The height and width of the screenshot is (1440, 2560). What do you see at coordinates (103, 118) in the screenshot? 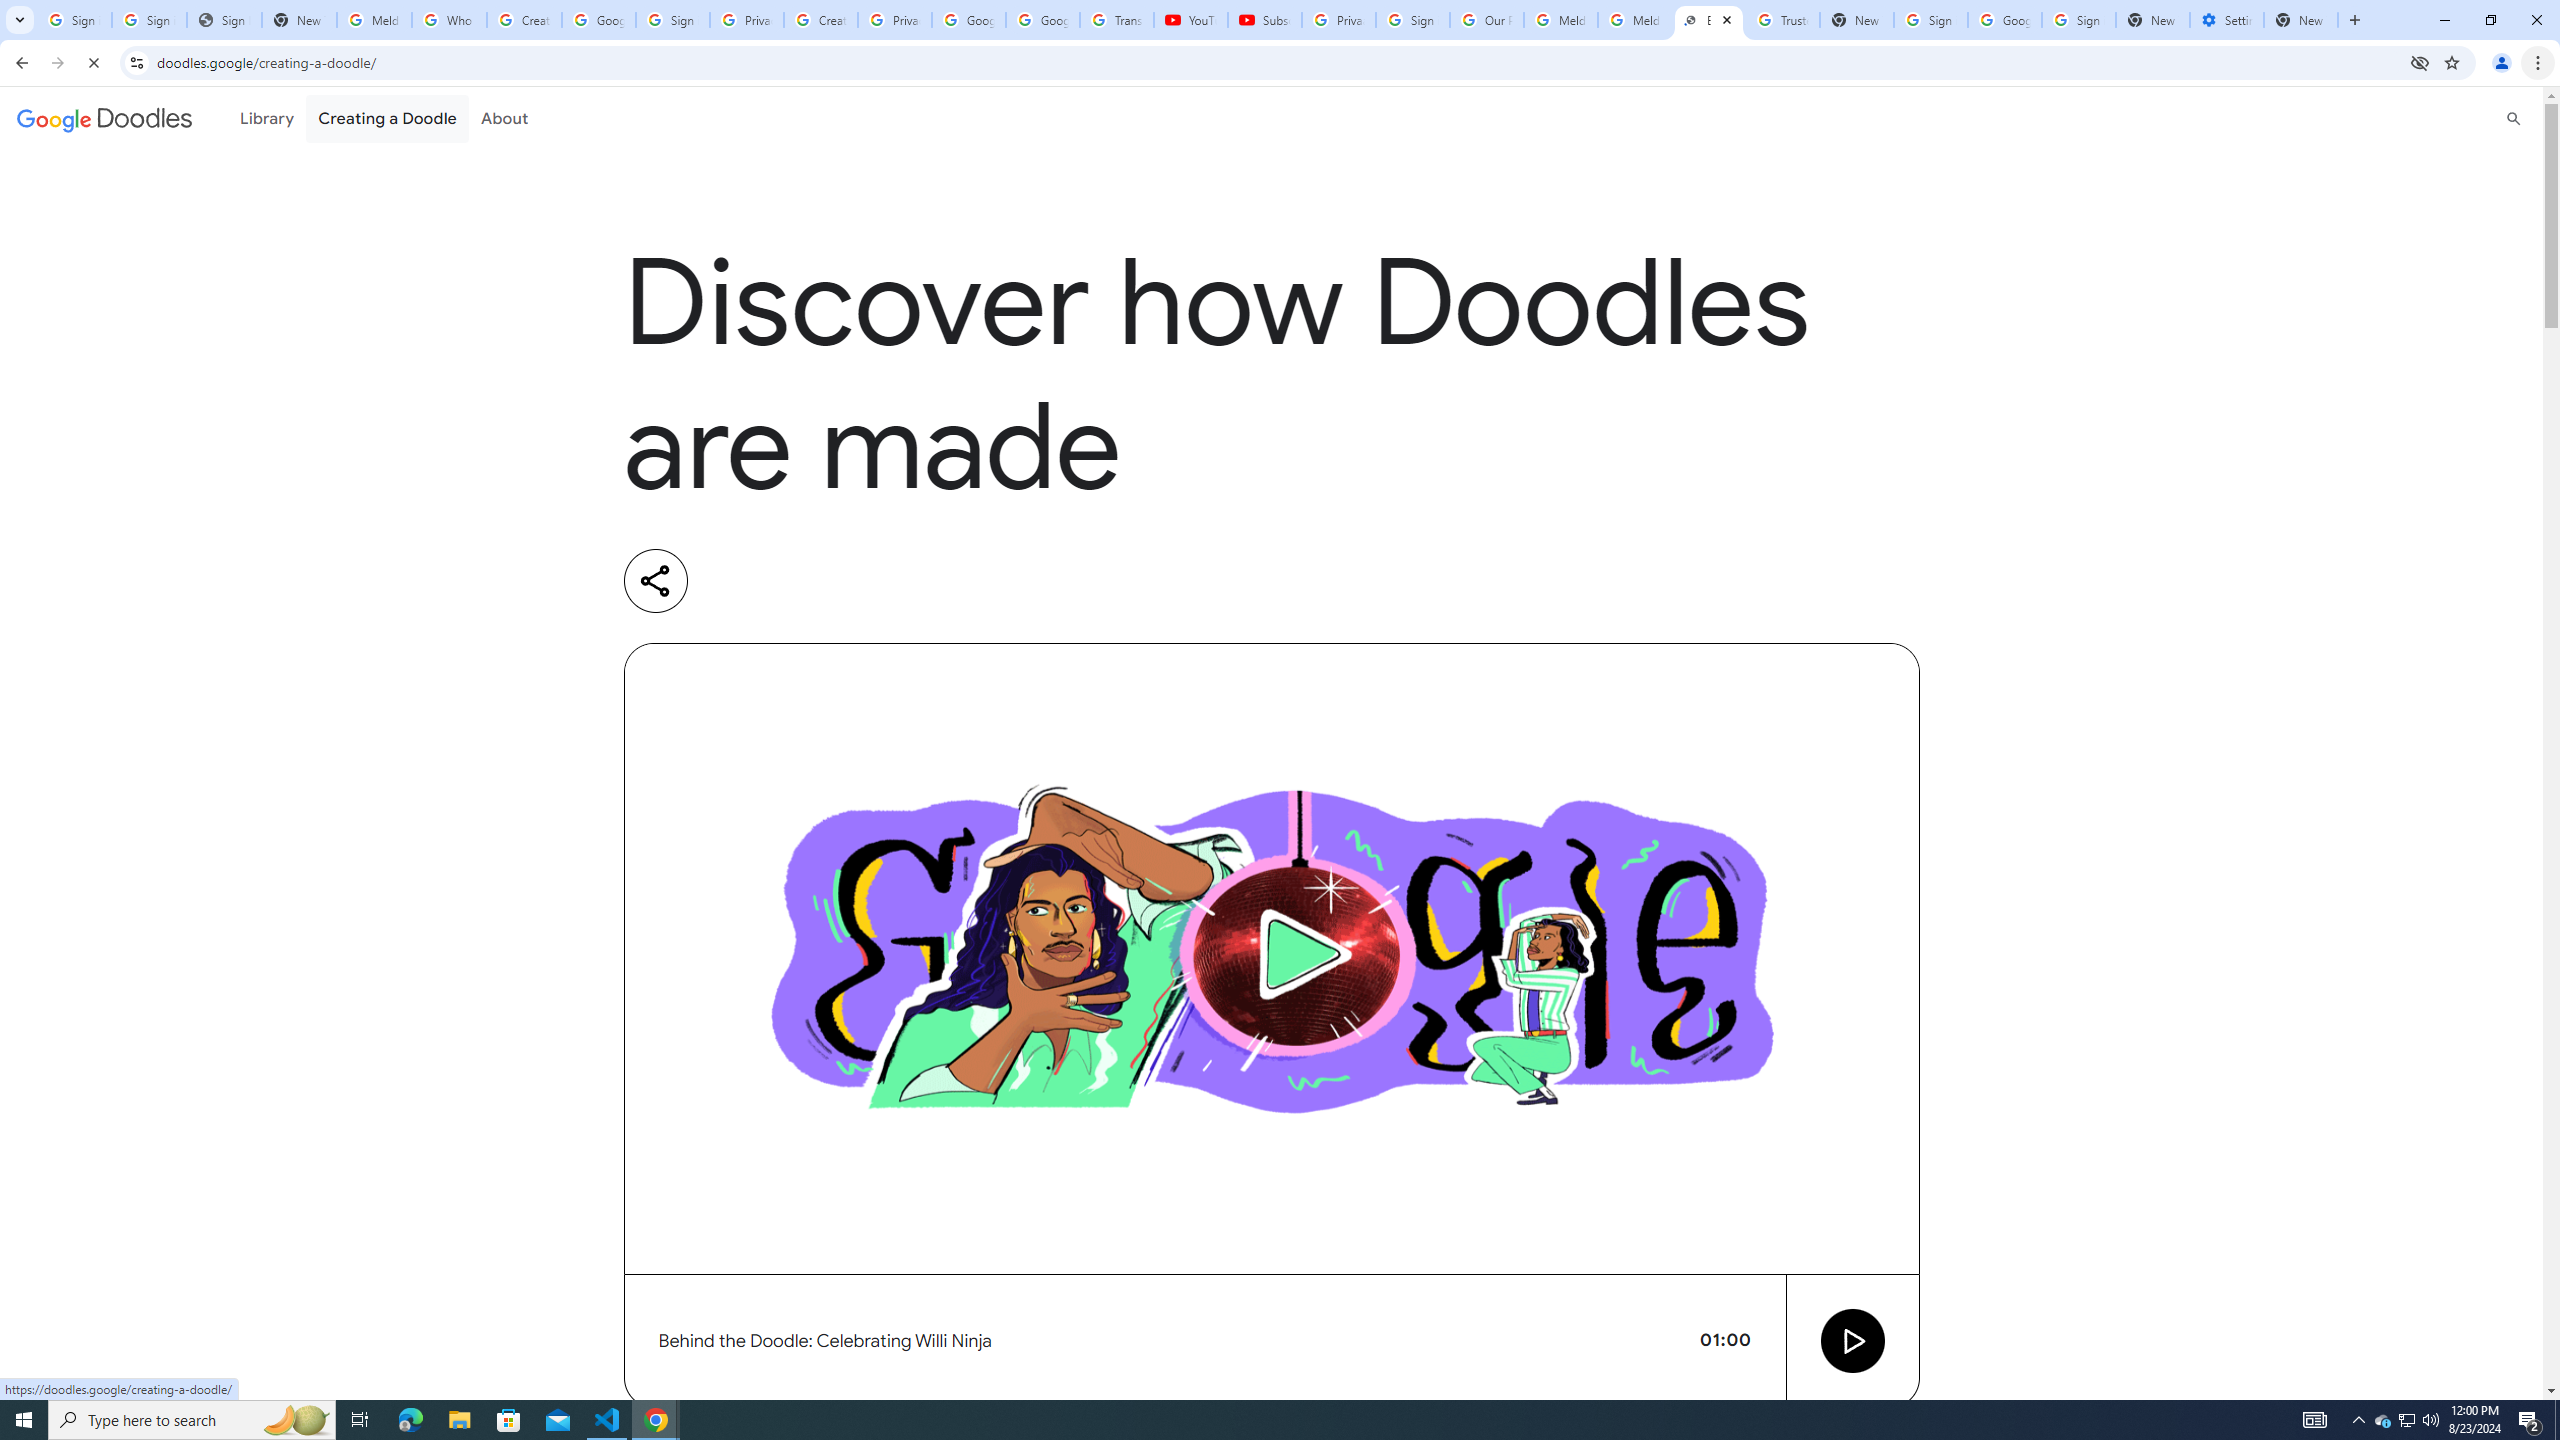
I see `'Google doodles'` at bounding box center [103, 118].